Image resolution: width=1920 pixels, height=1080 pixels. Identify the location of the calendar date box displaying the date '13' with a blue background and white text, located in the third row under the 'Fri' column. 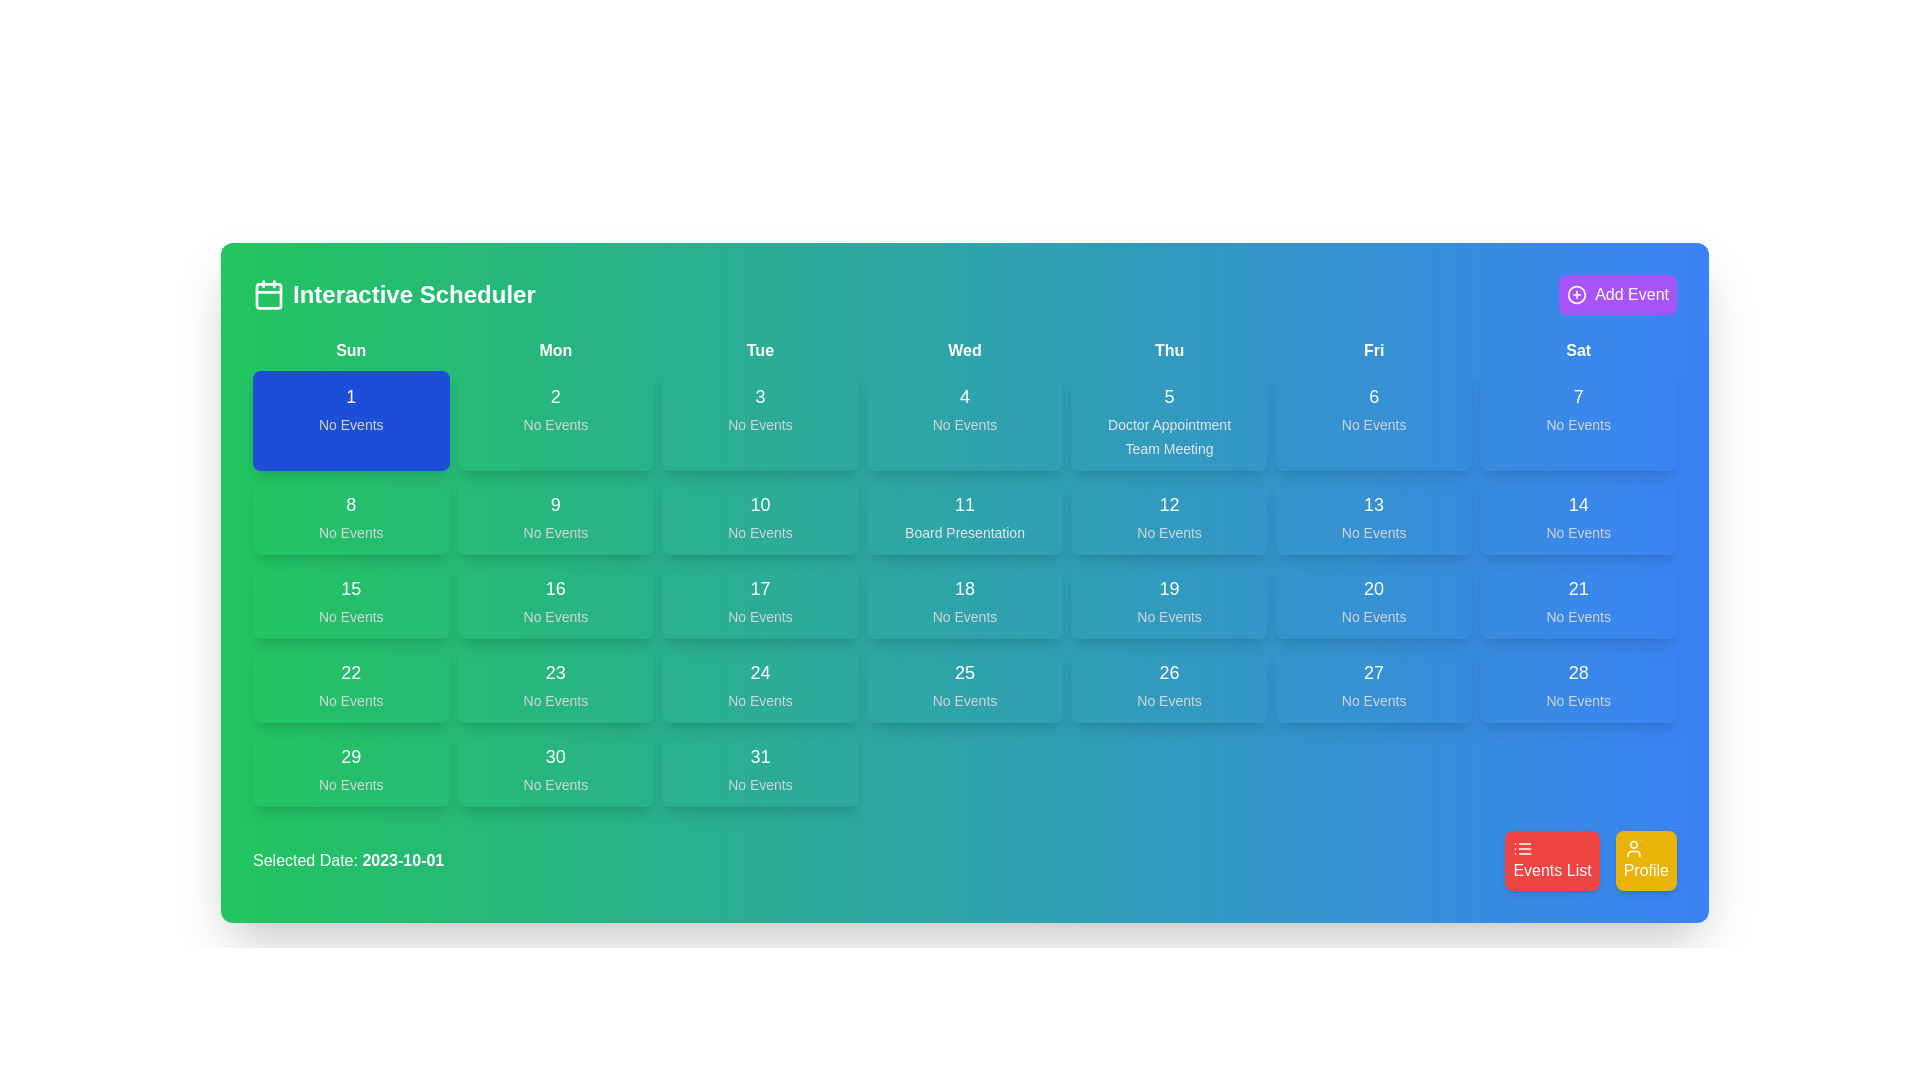
(1373, 515).